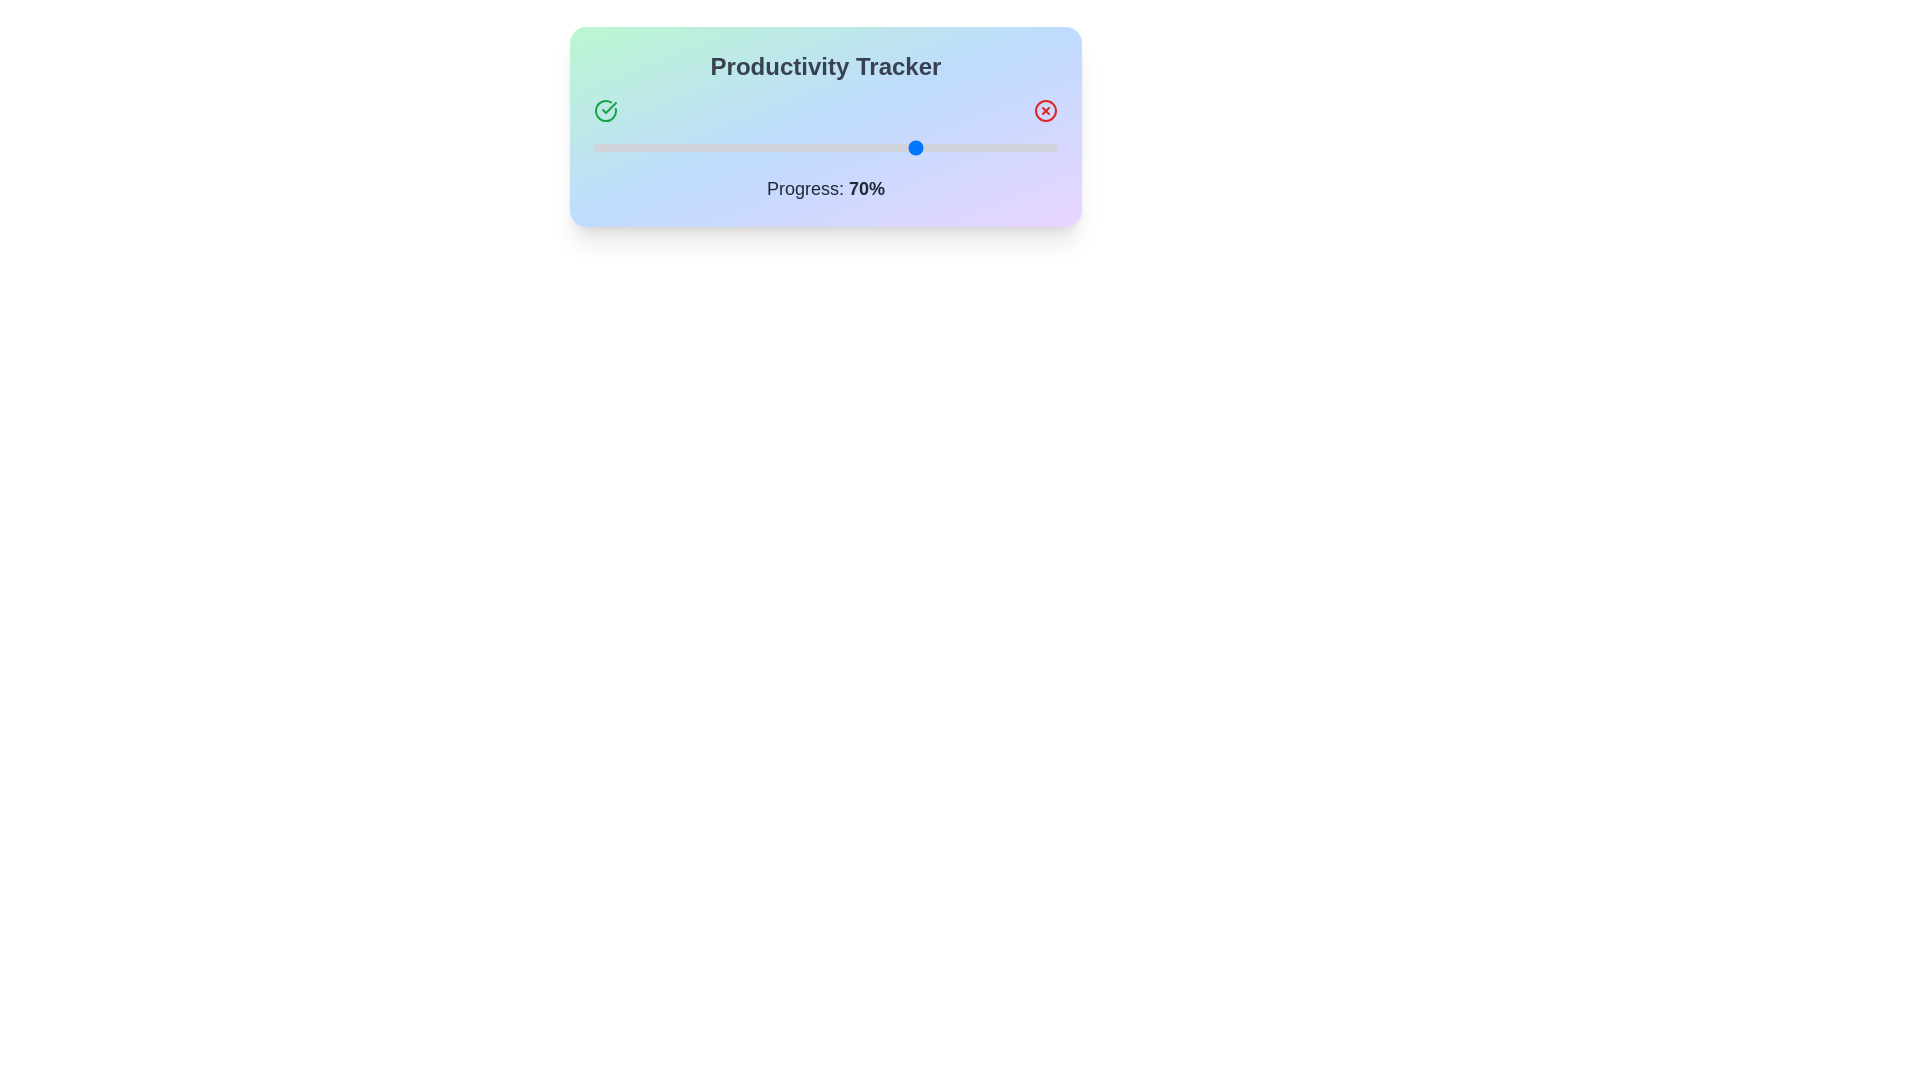 This screenshot has width=1920, height=1080. Describe the element at coordinates (1045, 111) in the screenshot. I see `the circular red 'X' button in the top-right corner of the card header` at that location.